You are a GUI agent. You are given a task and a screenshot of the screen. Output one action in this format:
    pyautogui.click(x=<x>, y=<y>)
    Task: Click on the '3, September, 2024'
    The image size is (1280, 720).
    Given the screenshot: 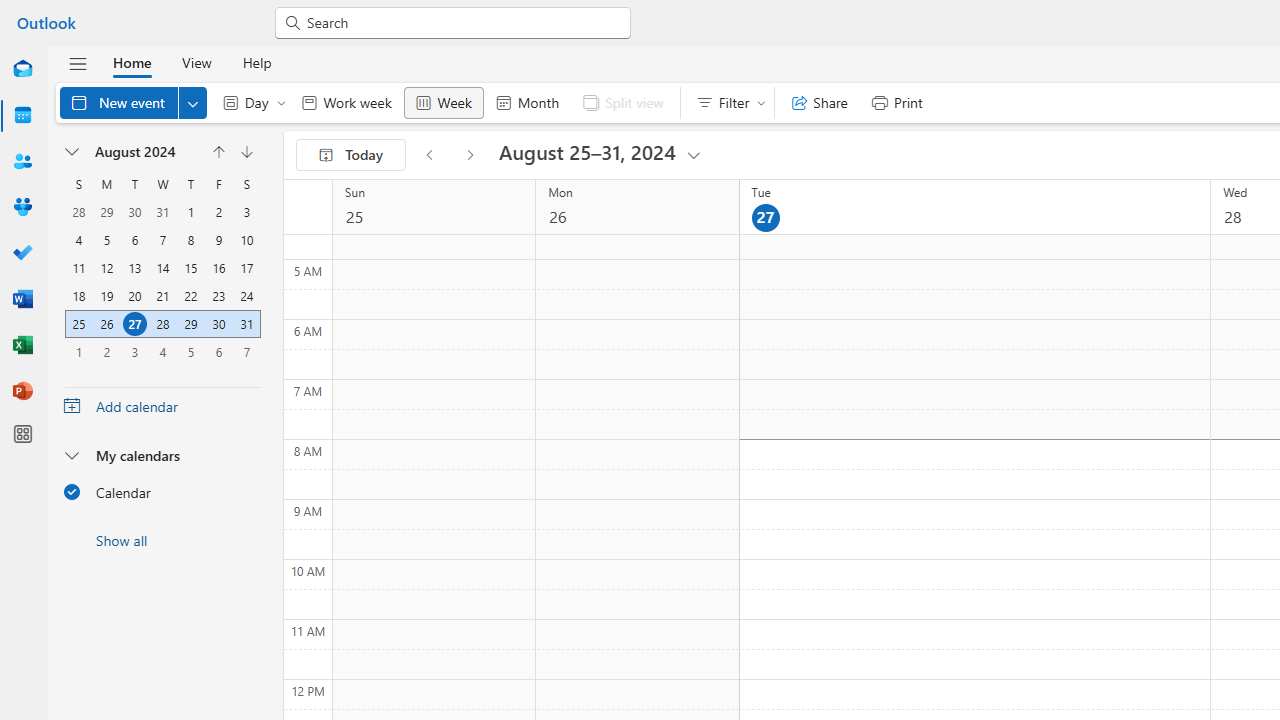 What is the action you would take?
    pyautogui.click(x=134, y=350)
    